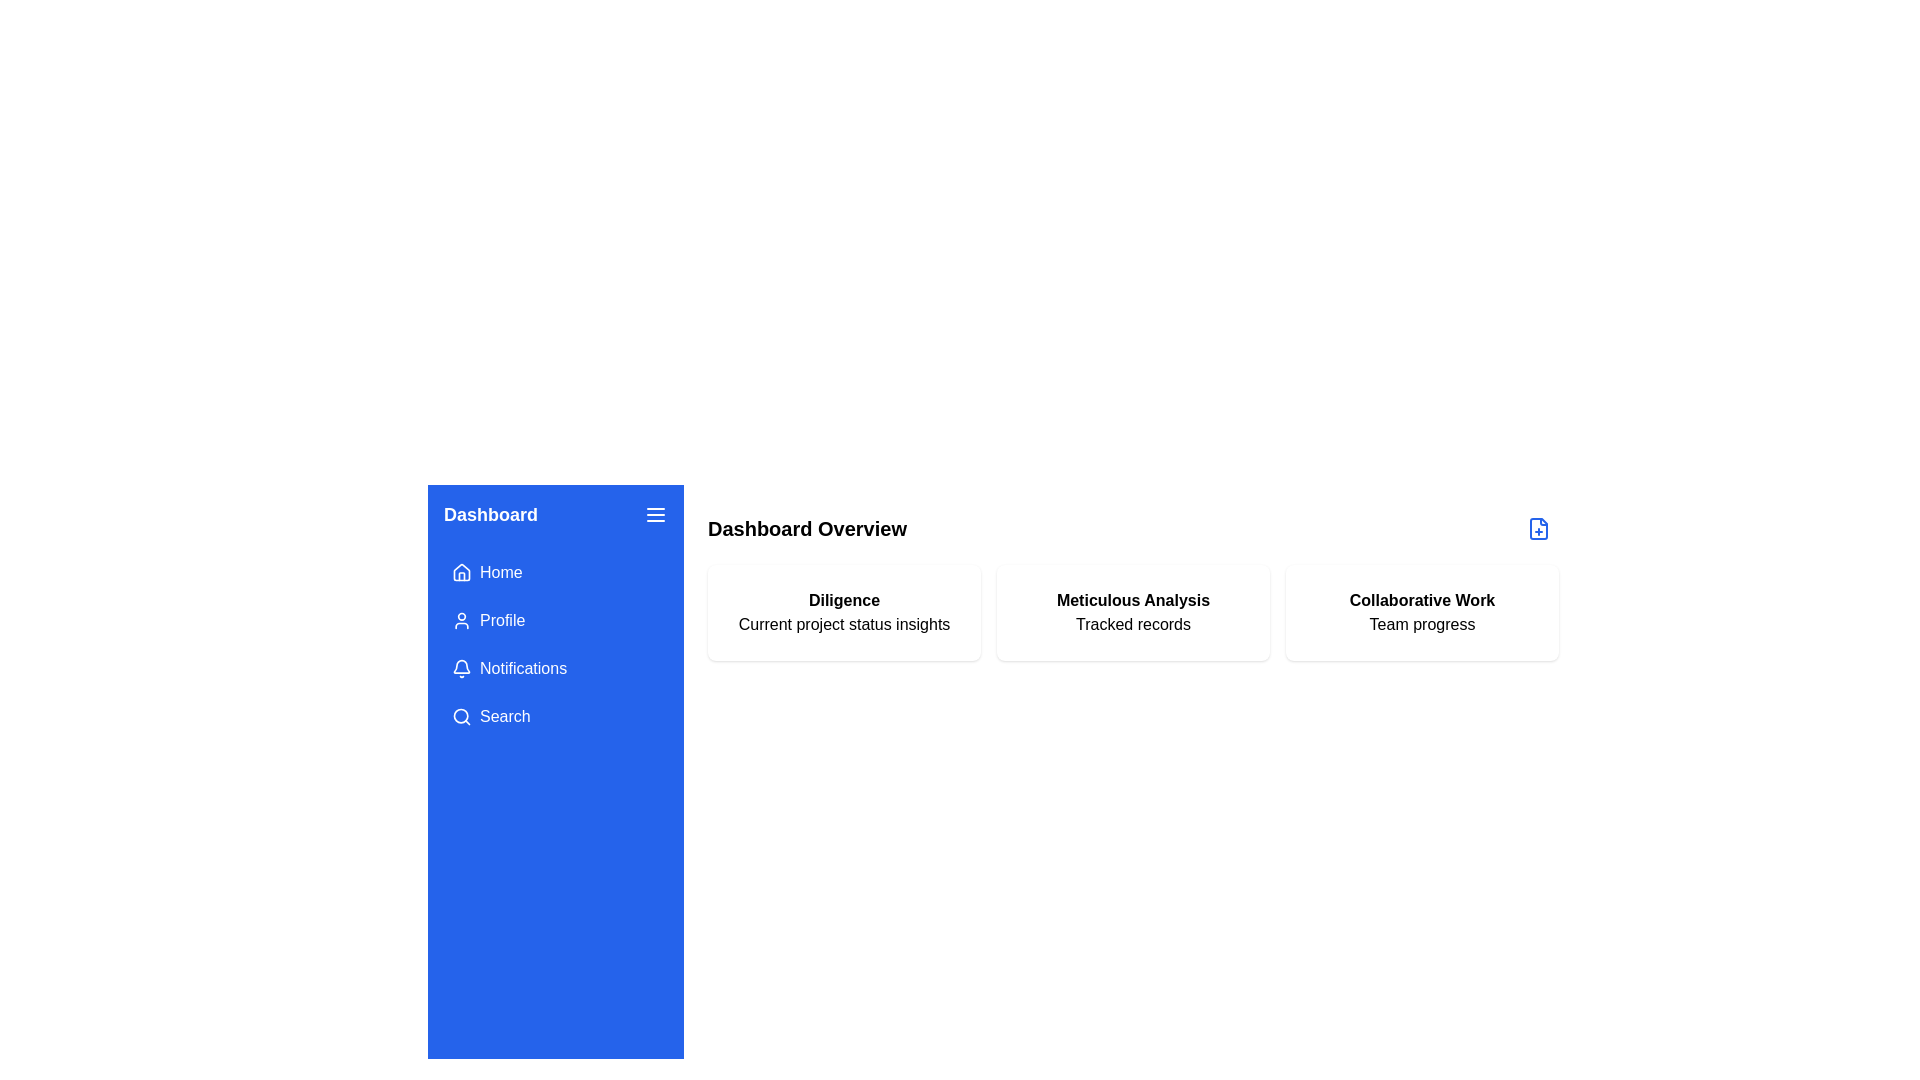 This screenshot has height=1080, width=1920. What do you see at coordinates (656, 514) in the screenshot?
I see `the hamburger menu icon located in the upper-right corner of the left-side blue navigation bar` at bounding box center [656, 514].